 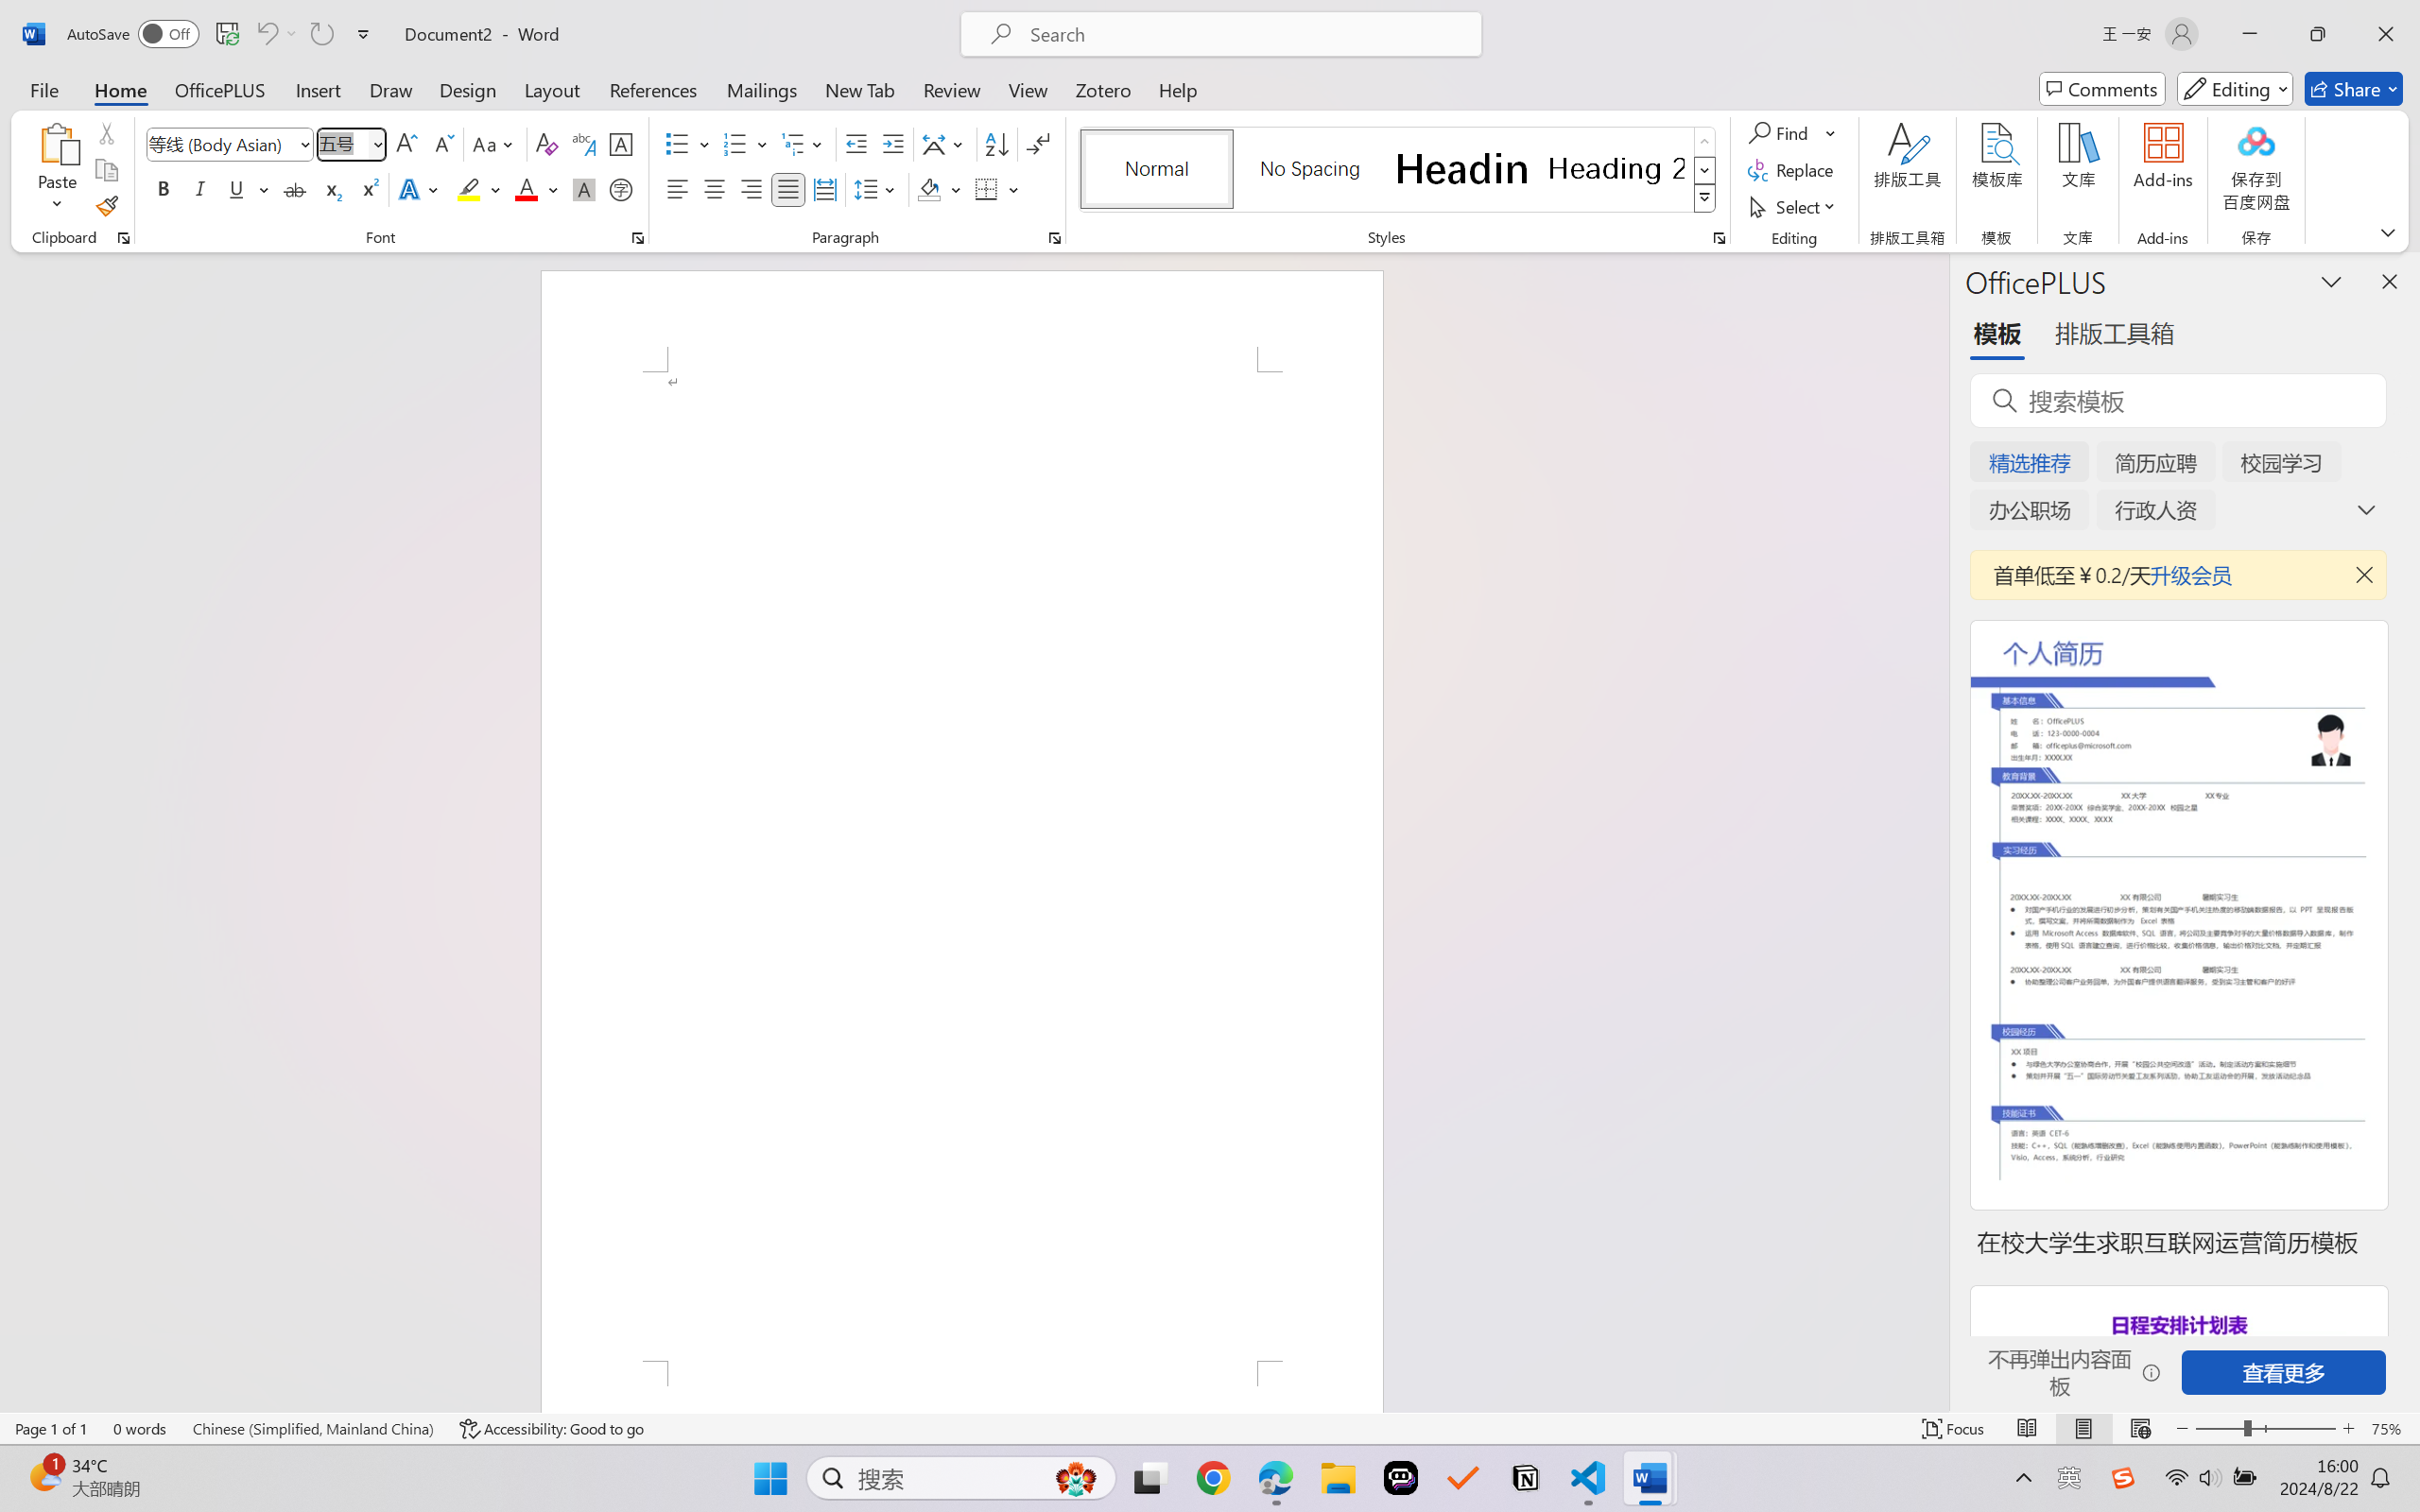 What do you see at coordinates (876, 188) in the screenshot?
I see `'Line and Paragraph Spacing'` at bounding box center [876, 188].